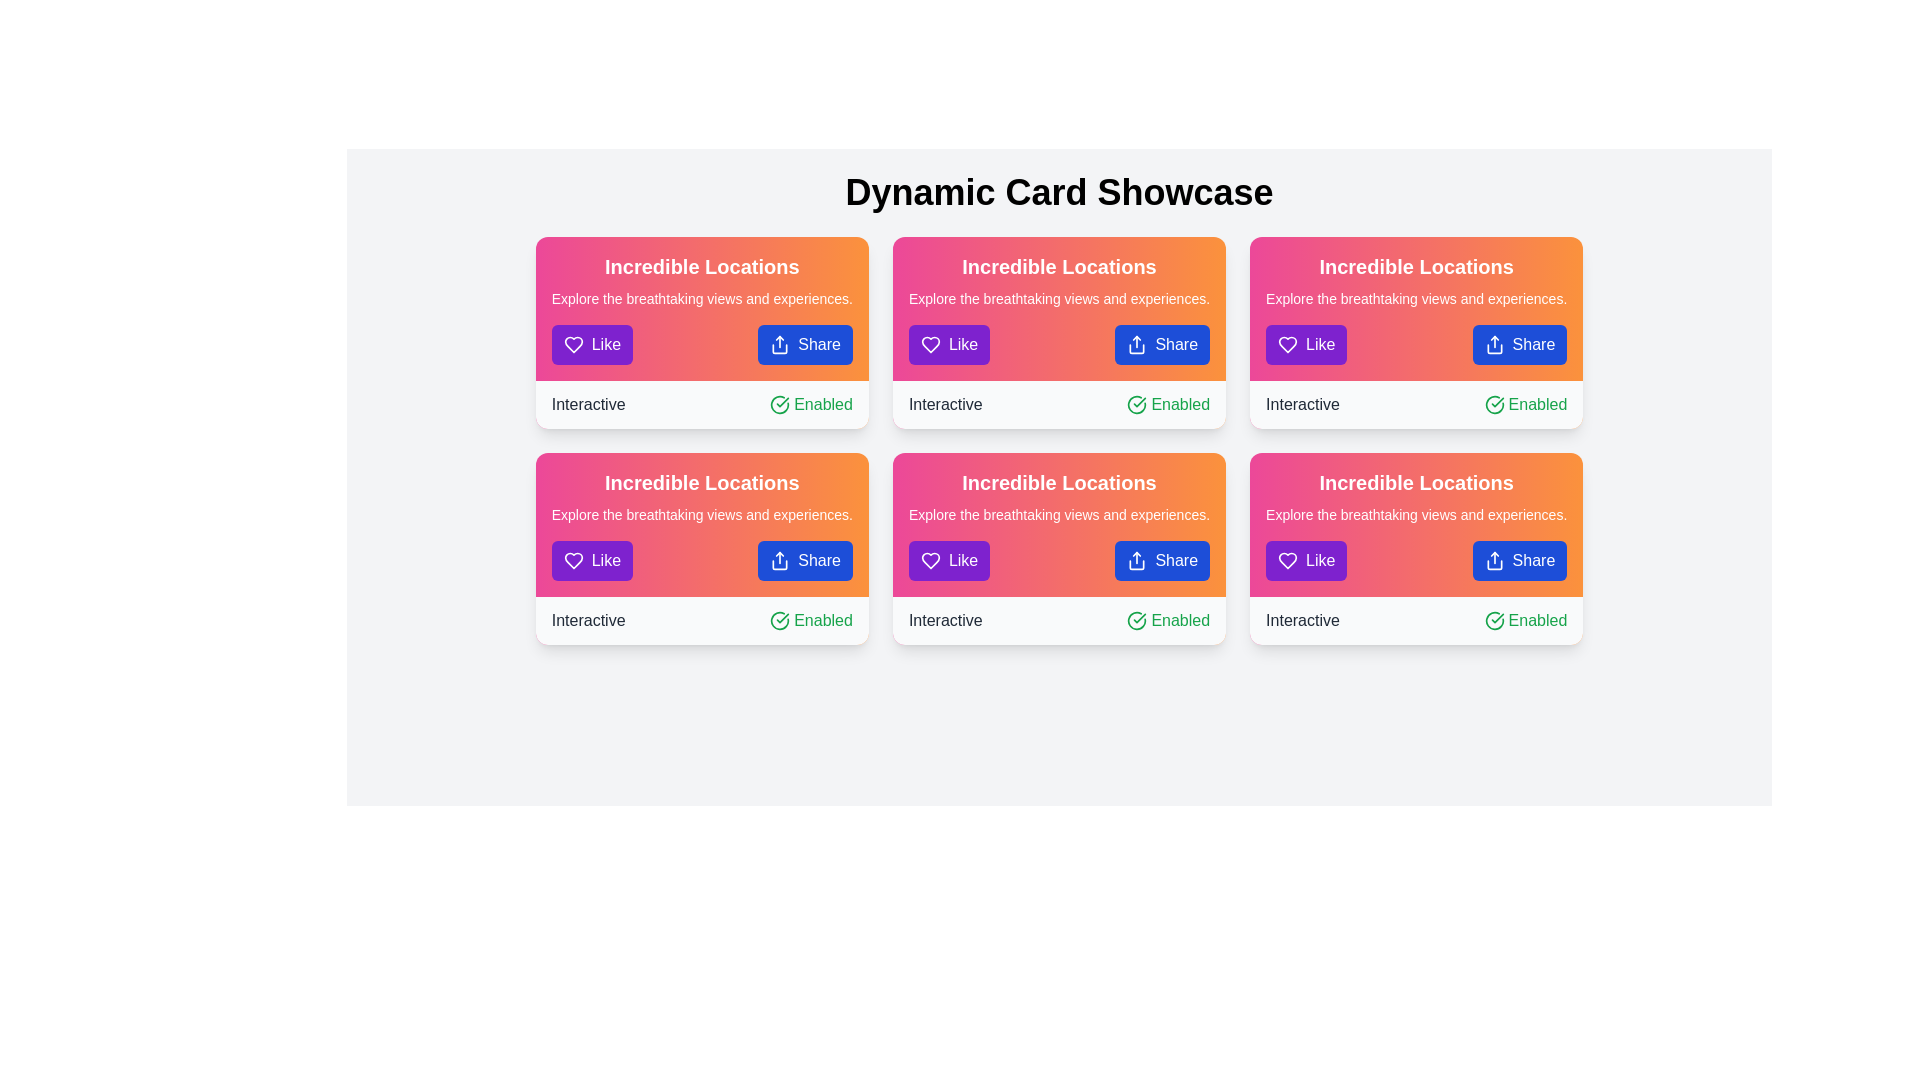  What do you see at coordinates (929, 560) in the screenshot?
I see `the purple heart icon associated with the 'Like' text, located in the second row and third column of the grid, to like the content` at bounding box center [929, 560].